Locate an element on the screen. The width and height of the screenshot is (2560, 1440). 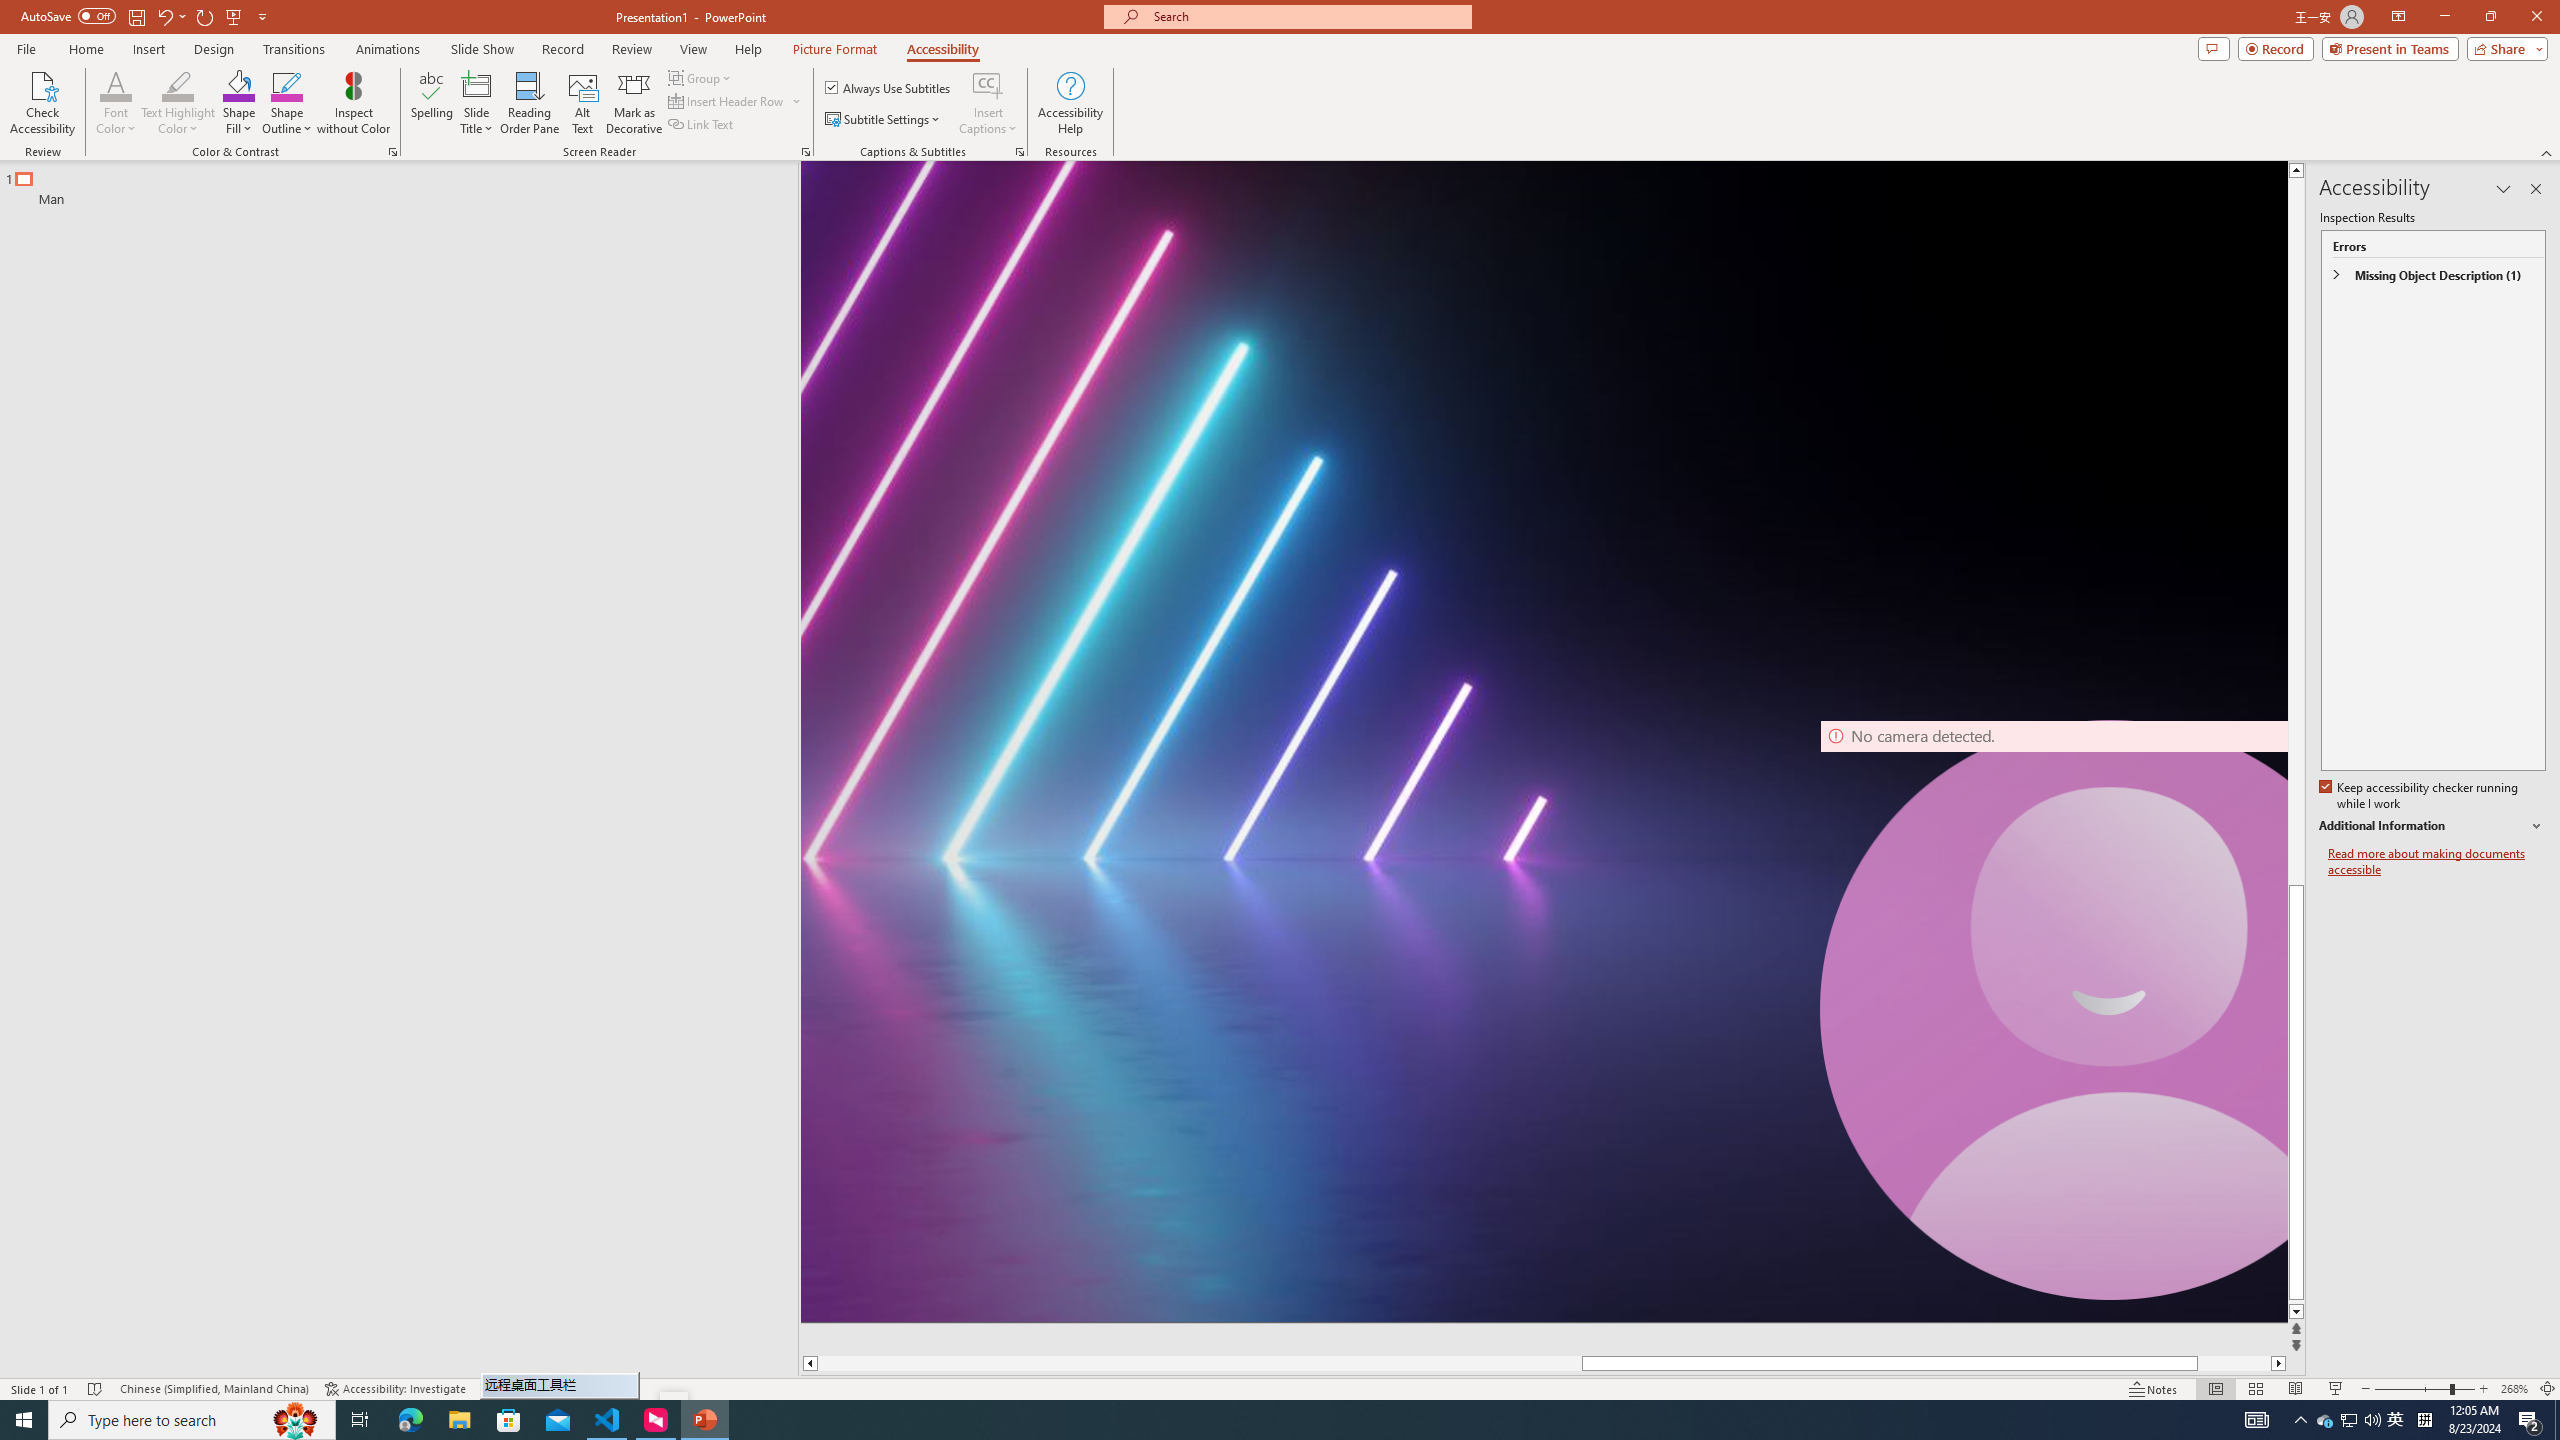
'Group' is located at coordinates (701, 77).